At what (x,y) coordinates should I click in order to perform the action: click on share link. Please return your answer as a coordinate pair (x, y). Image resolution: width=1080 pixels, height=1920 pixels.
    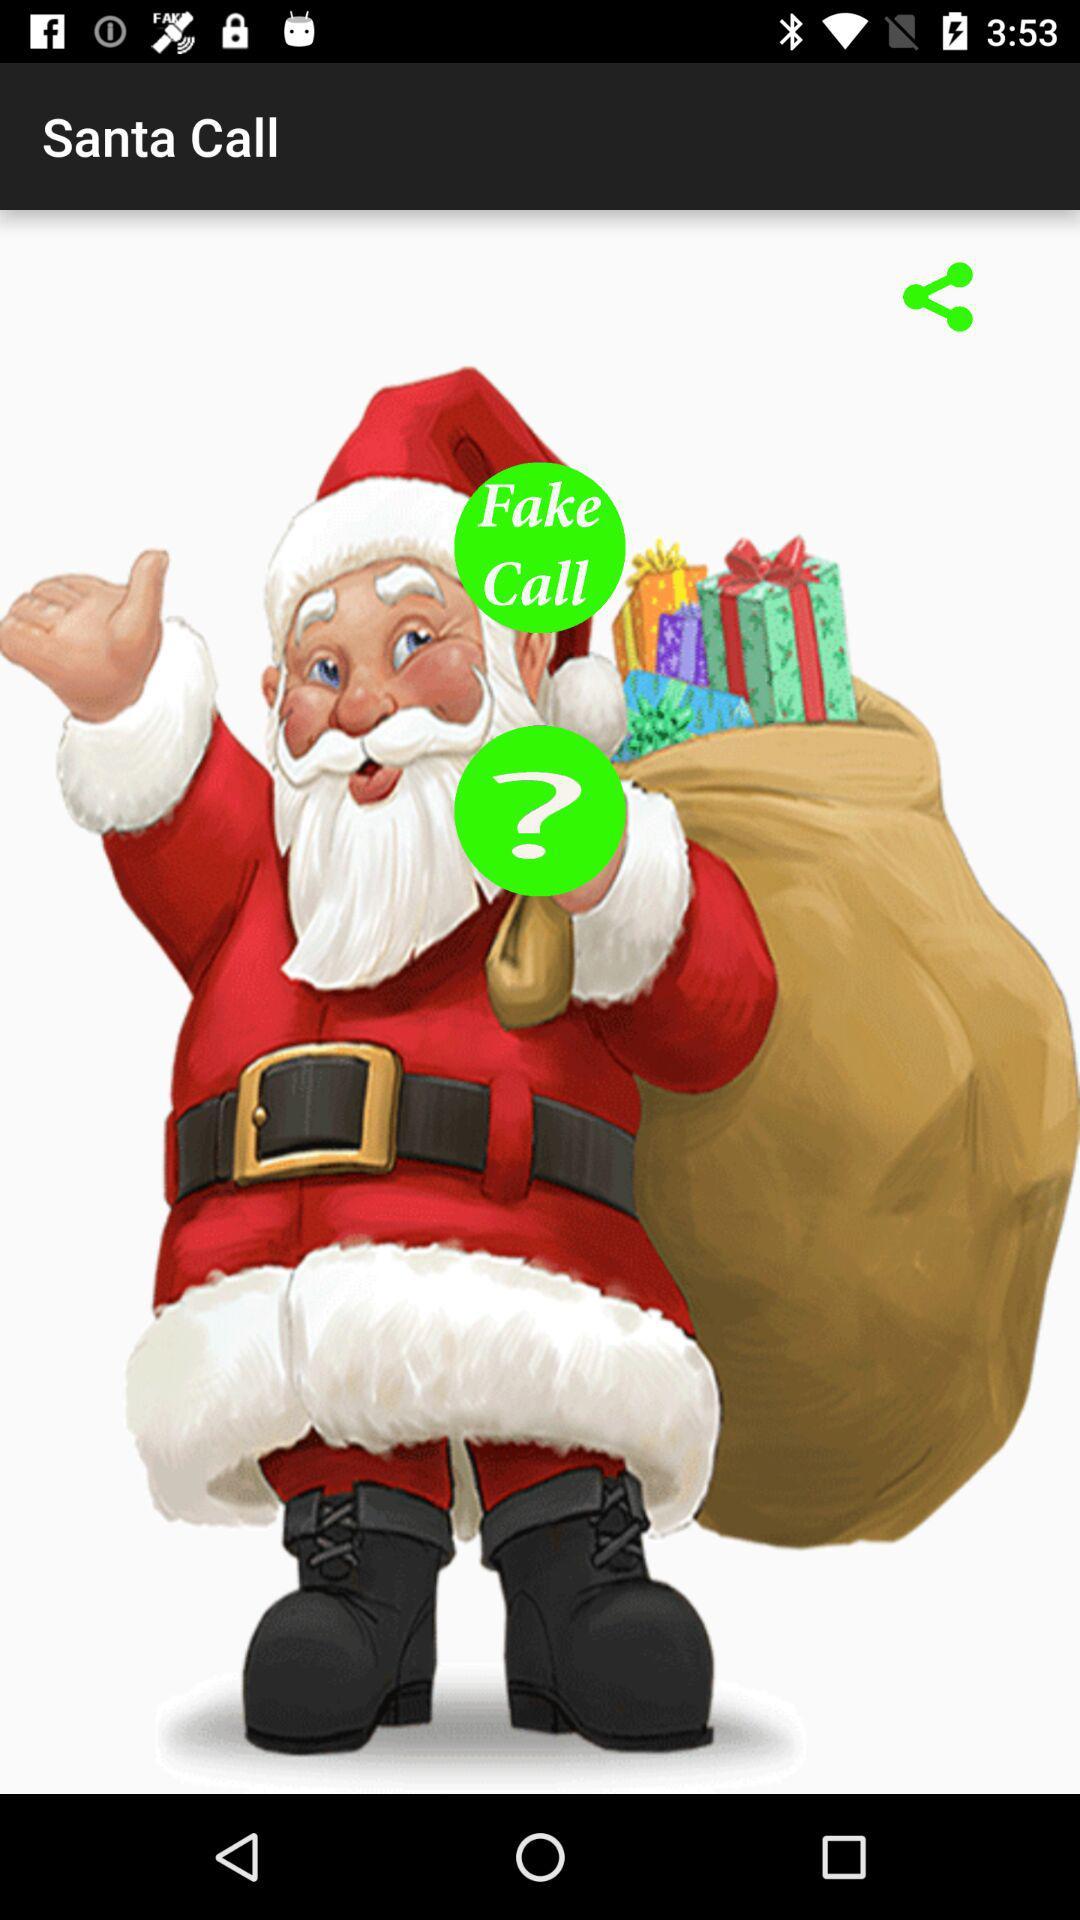
    Looking at the image, I should click on (938, 298).